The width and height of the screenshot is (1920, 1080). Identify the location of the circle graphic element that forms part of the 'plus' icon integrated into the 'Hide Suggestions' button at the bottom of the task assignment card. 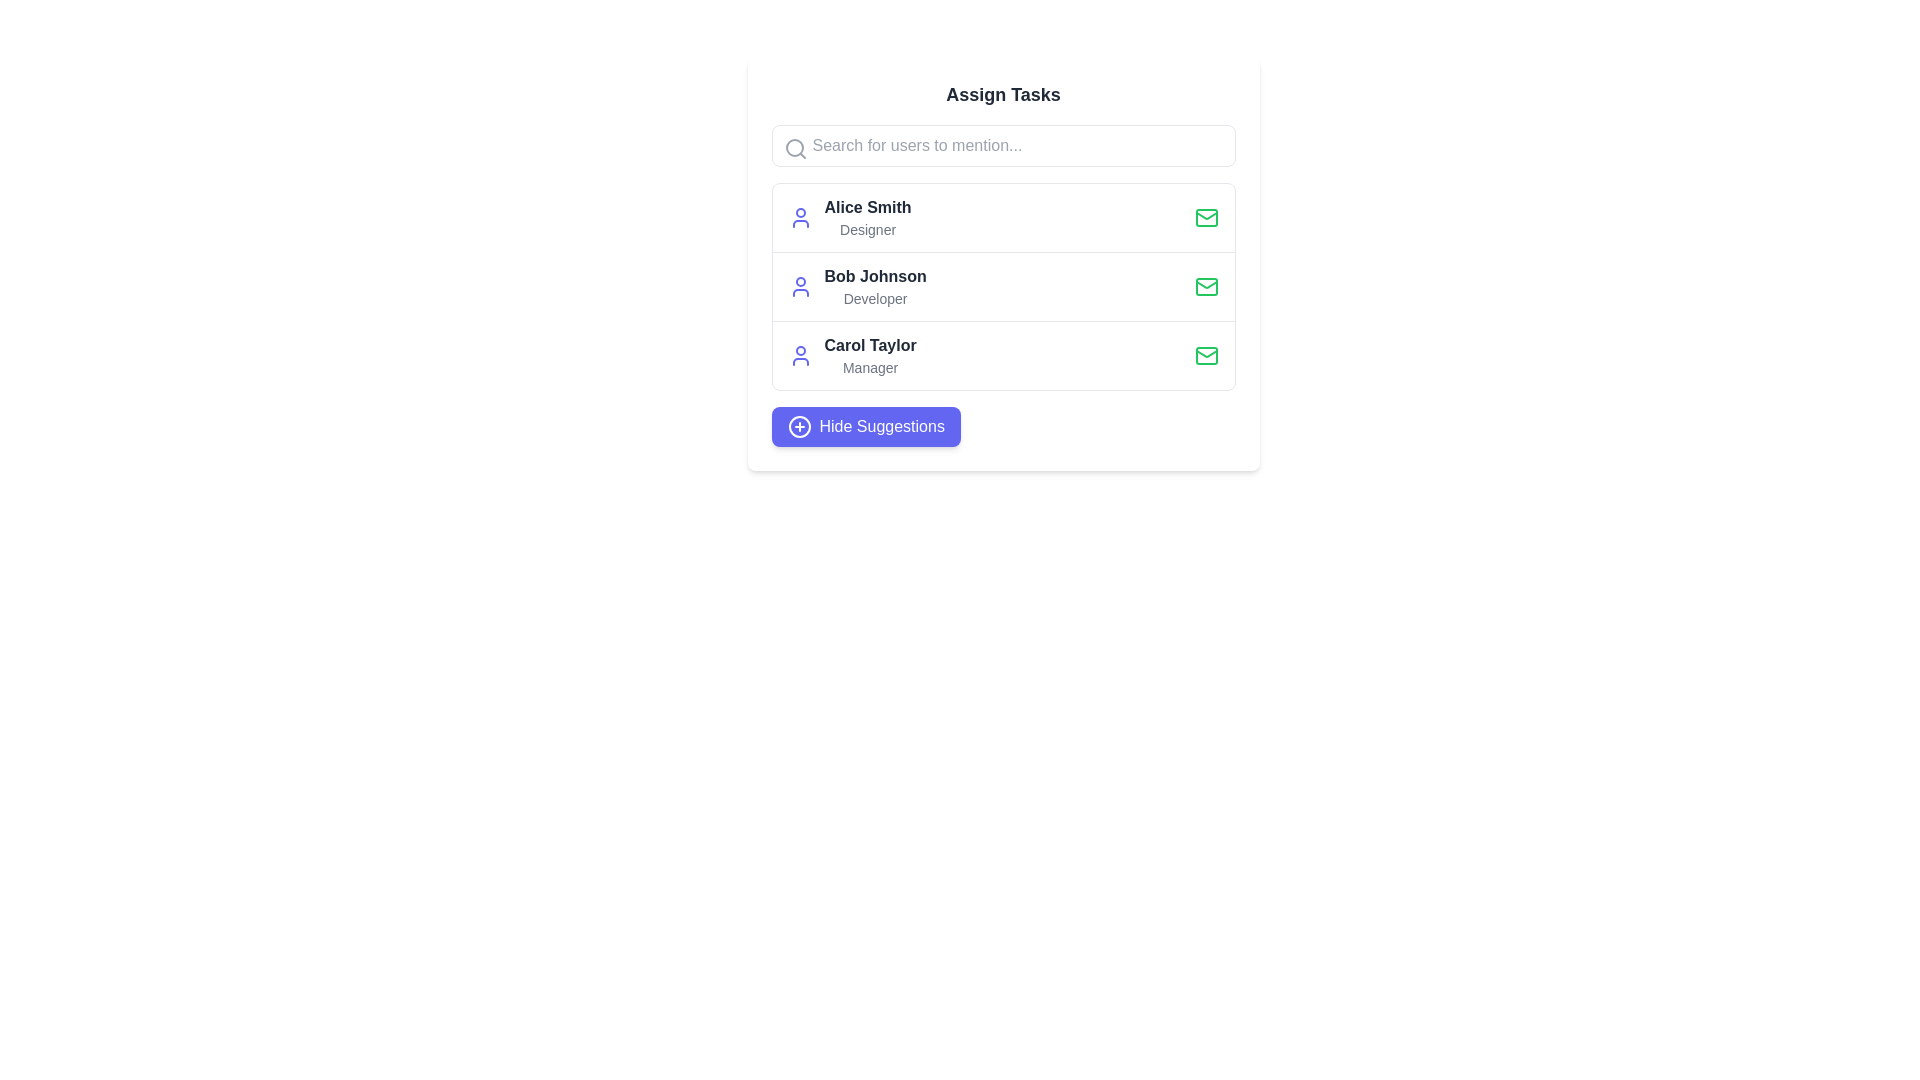
(798, 426).